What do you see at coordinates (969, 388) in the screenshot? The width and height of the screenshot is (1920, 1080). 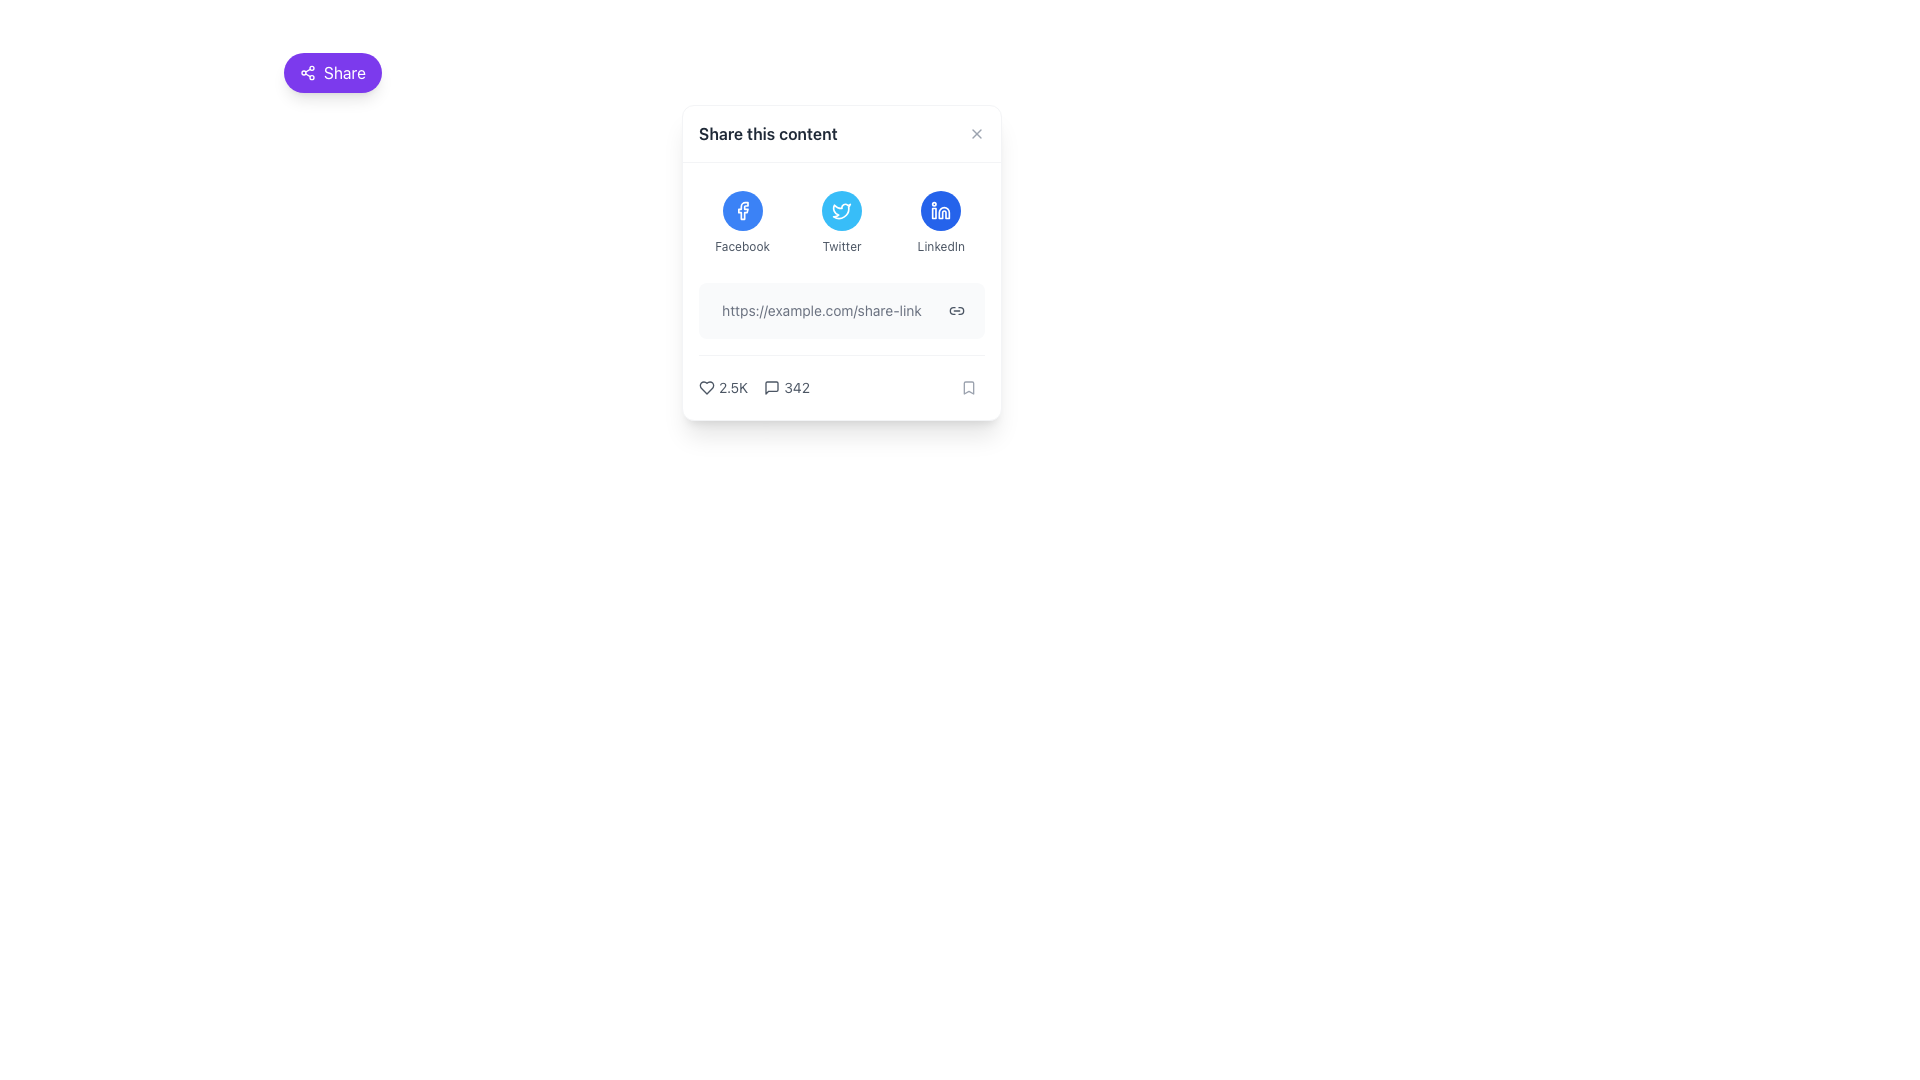 I see `the bookmark icon, which is a simple SVG graphic located at the bottom-right corner of the card component displaying sharing options and statistics` at bounding box center [969, 388].